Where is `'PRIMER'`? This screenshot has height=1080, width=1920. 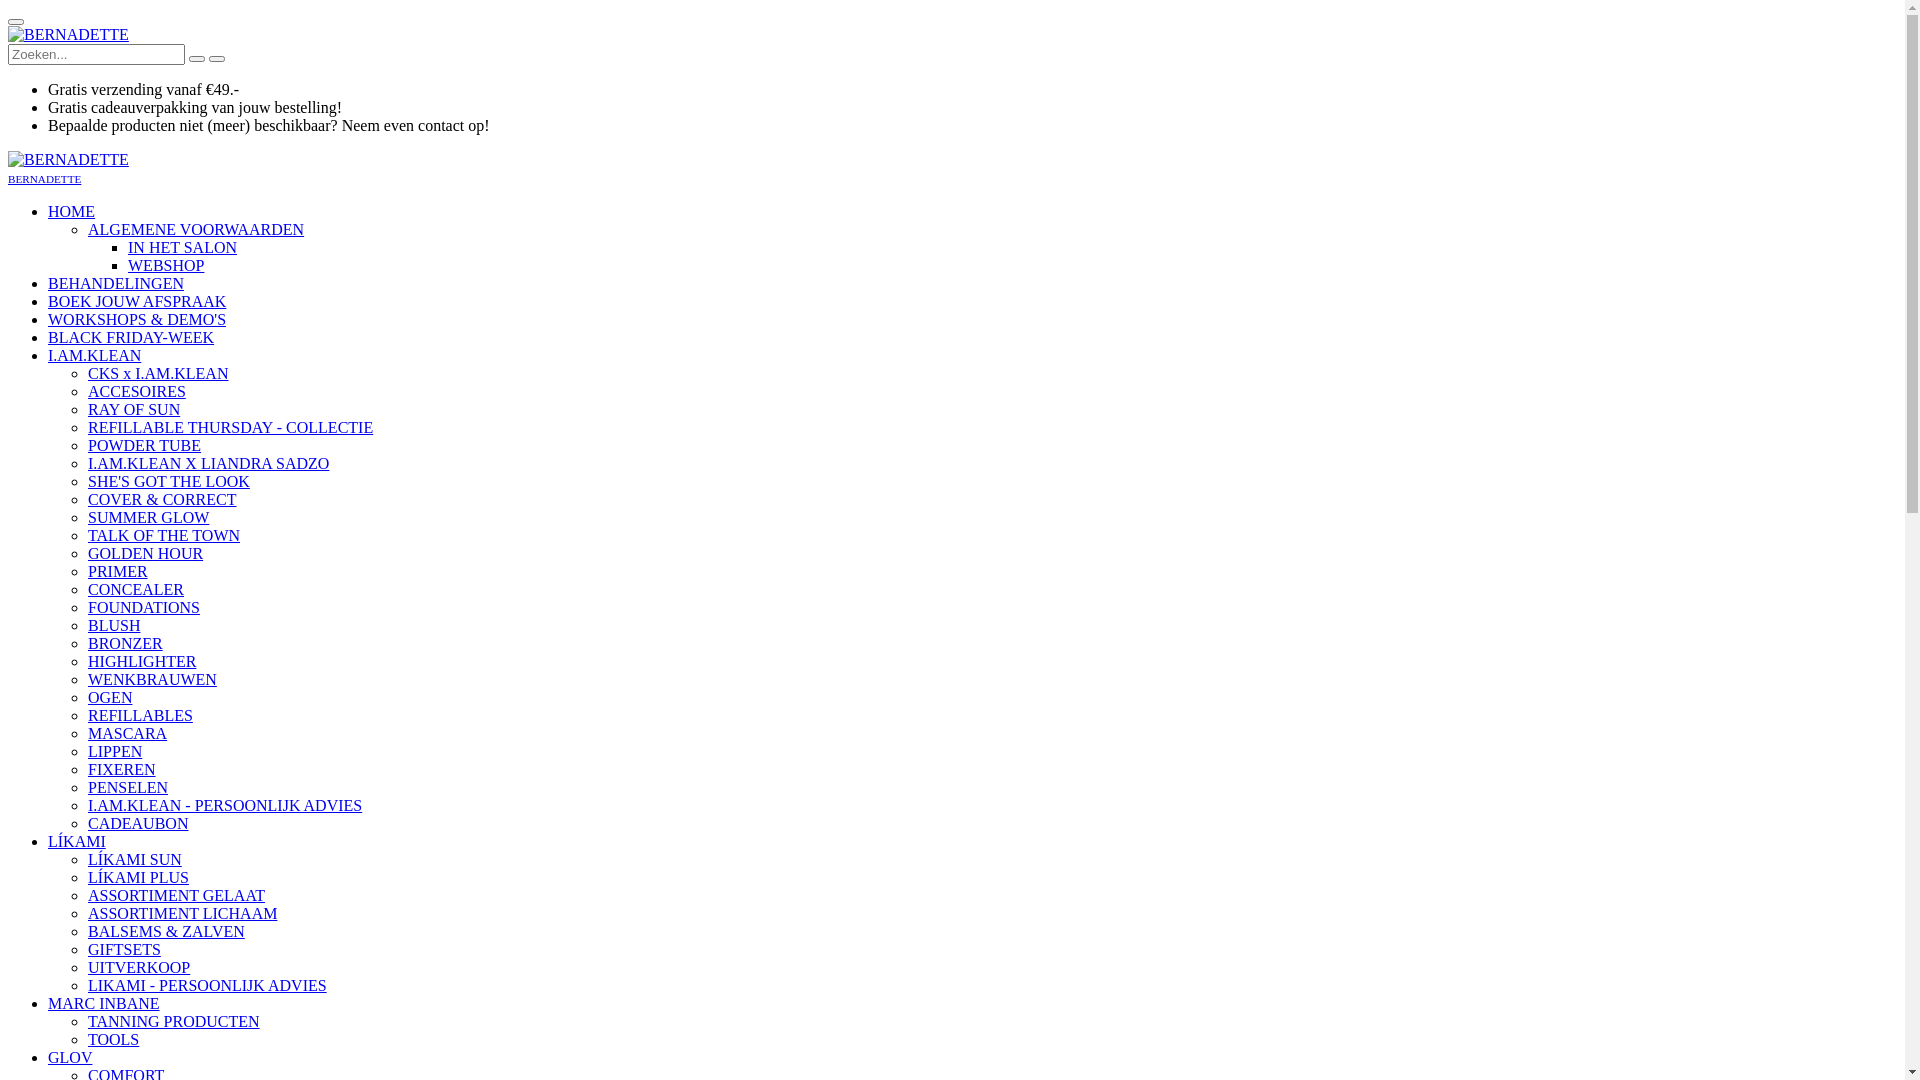
'PRIMER' is located at coordinates (117, 571).